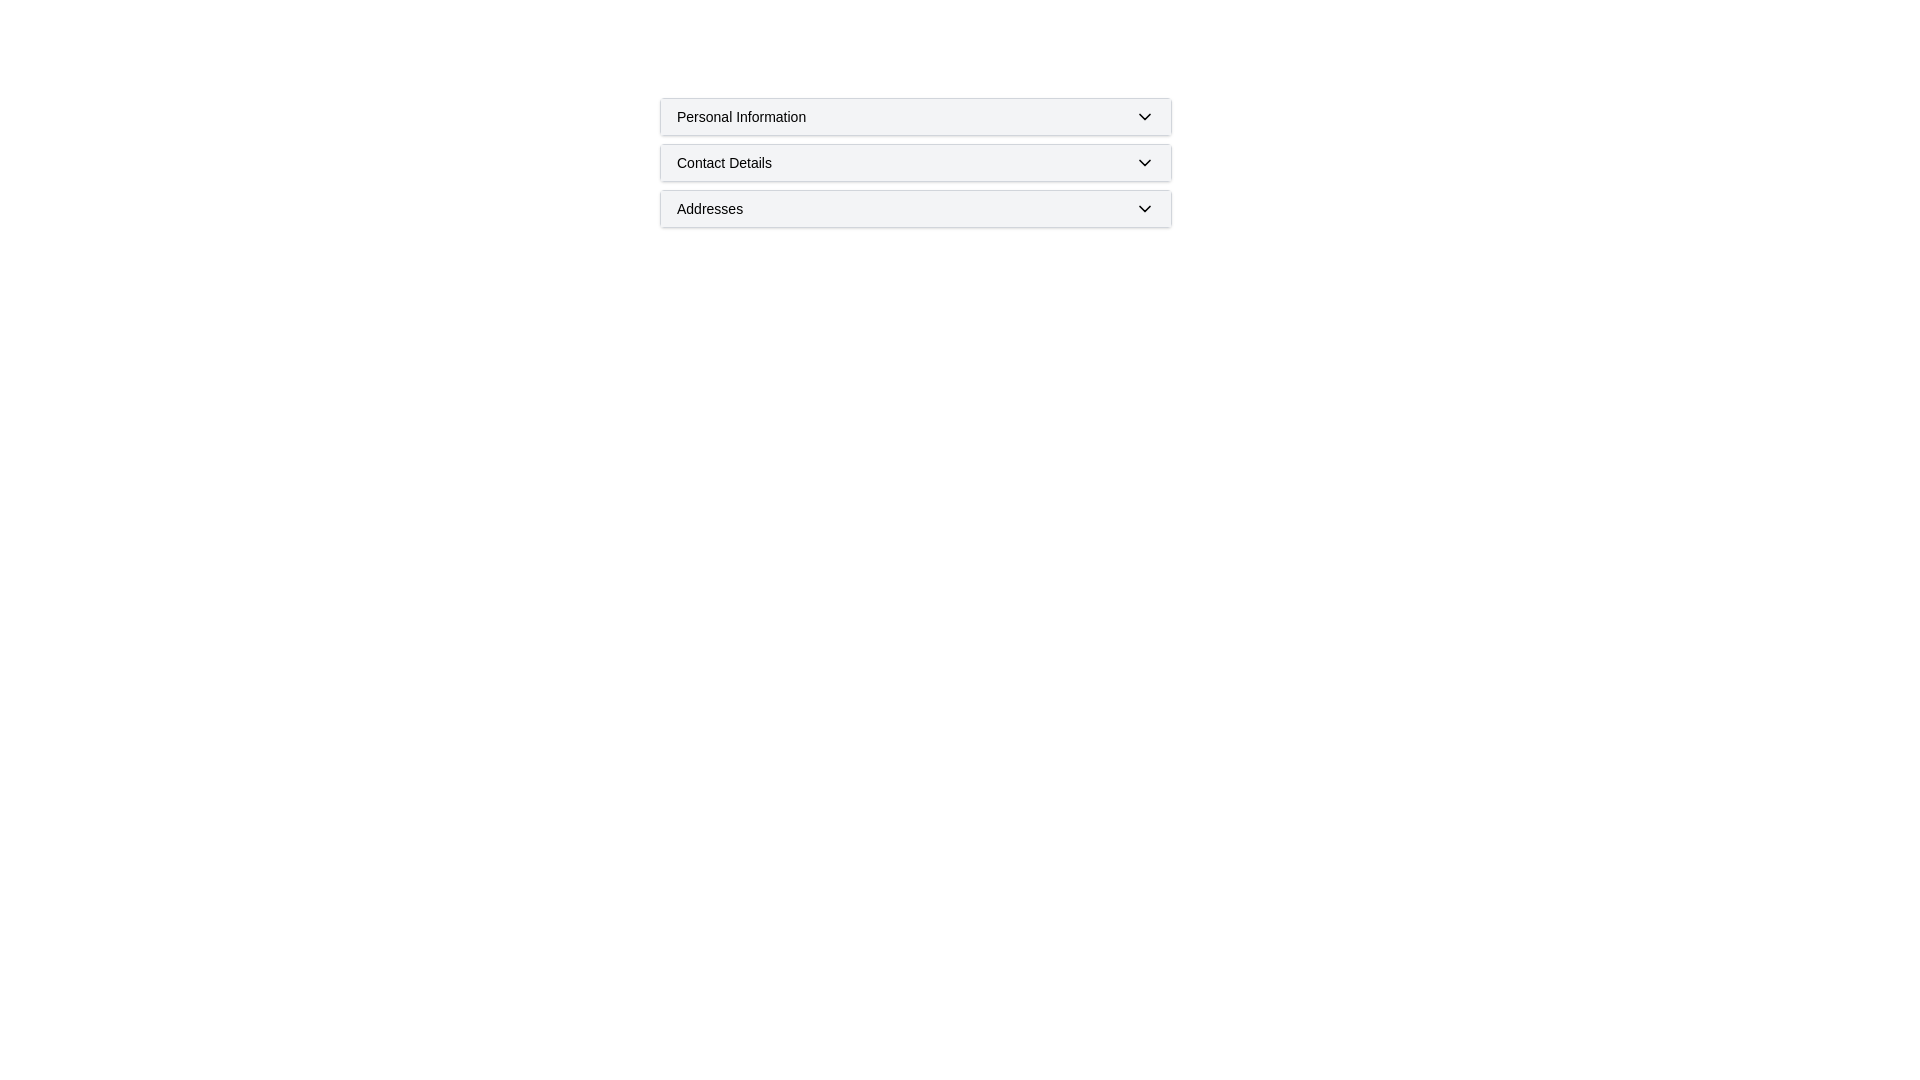  What do you see at coordinates (1145, 116) in the screenshot?
I see `the expand/collapse icon located on the far right of the 'Personal Information' section header` at bounding box center [1145, 116].